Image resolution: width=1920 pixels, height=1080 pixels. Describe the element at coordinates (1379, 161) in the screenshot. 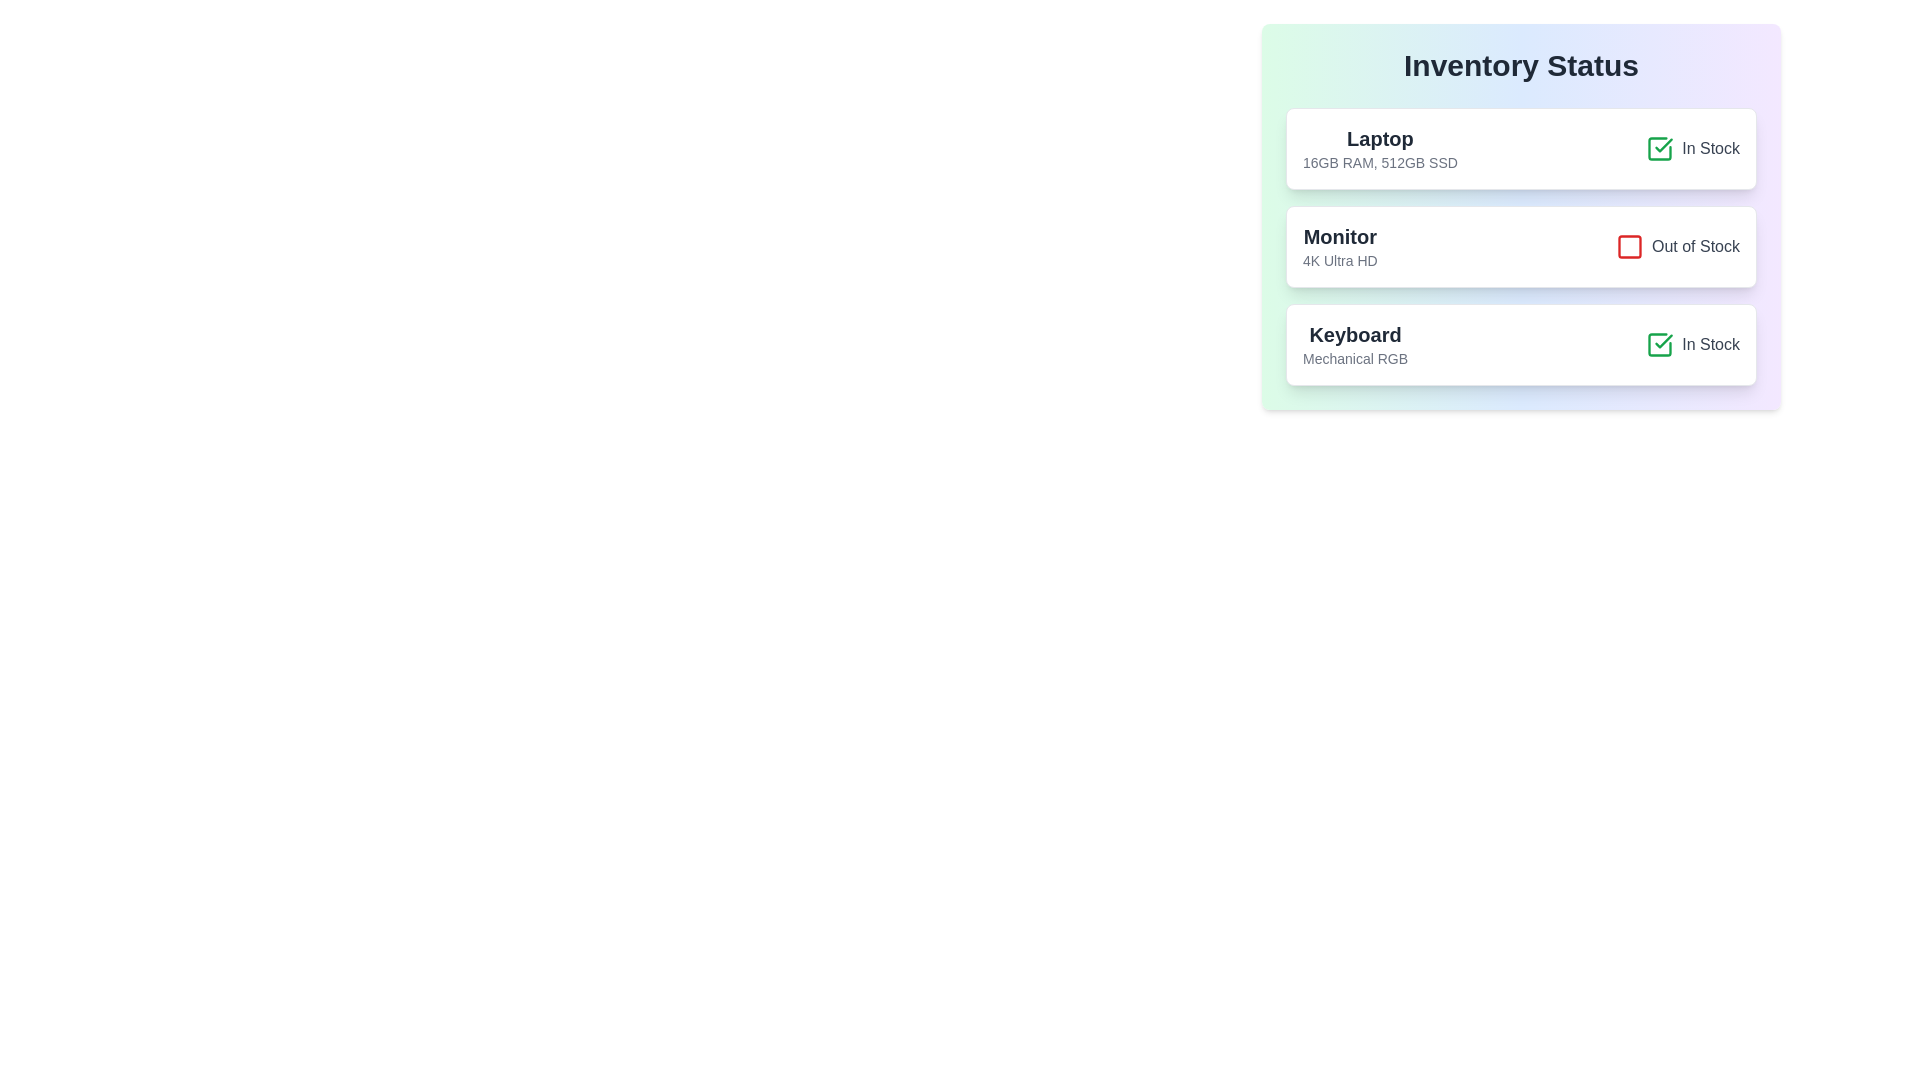

I see `the informational text detailing the technical specifications of the 'Laptop' item, located beneath the 'Laptop' title in the 'Inventory Status' list` at that location.